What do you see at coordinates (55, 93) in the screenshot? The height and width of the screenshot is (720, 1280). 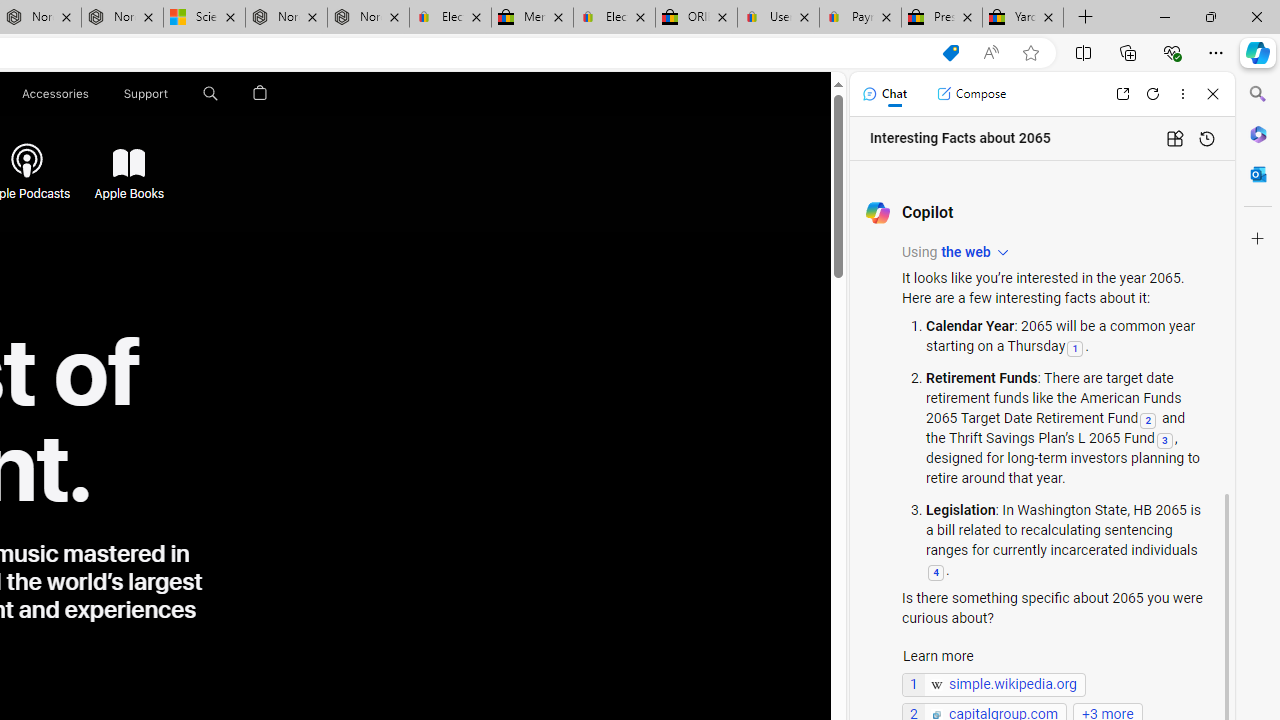 I see `'Accessories'` at bounding box center [55, 93].